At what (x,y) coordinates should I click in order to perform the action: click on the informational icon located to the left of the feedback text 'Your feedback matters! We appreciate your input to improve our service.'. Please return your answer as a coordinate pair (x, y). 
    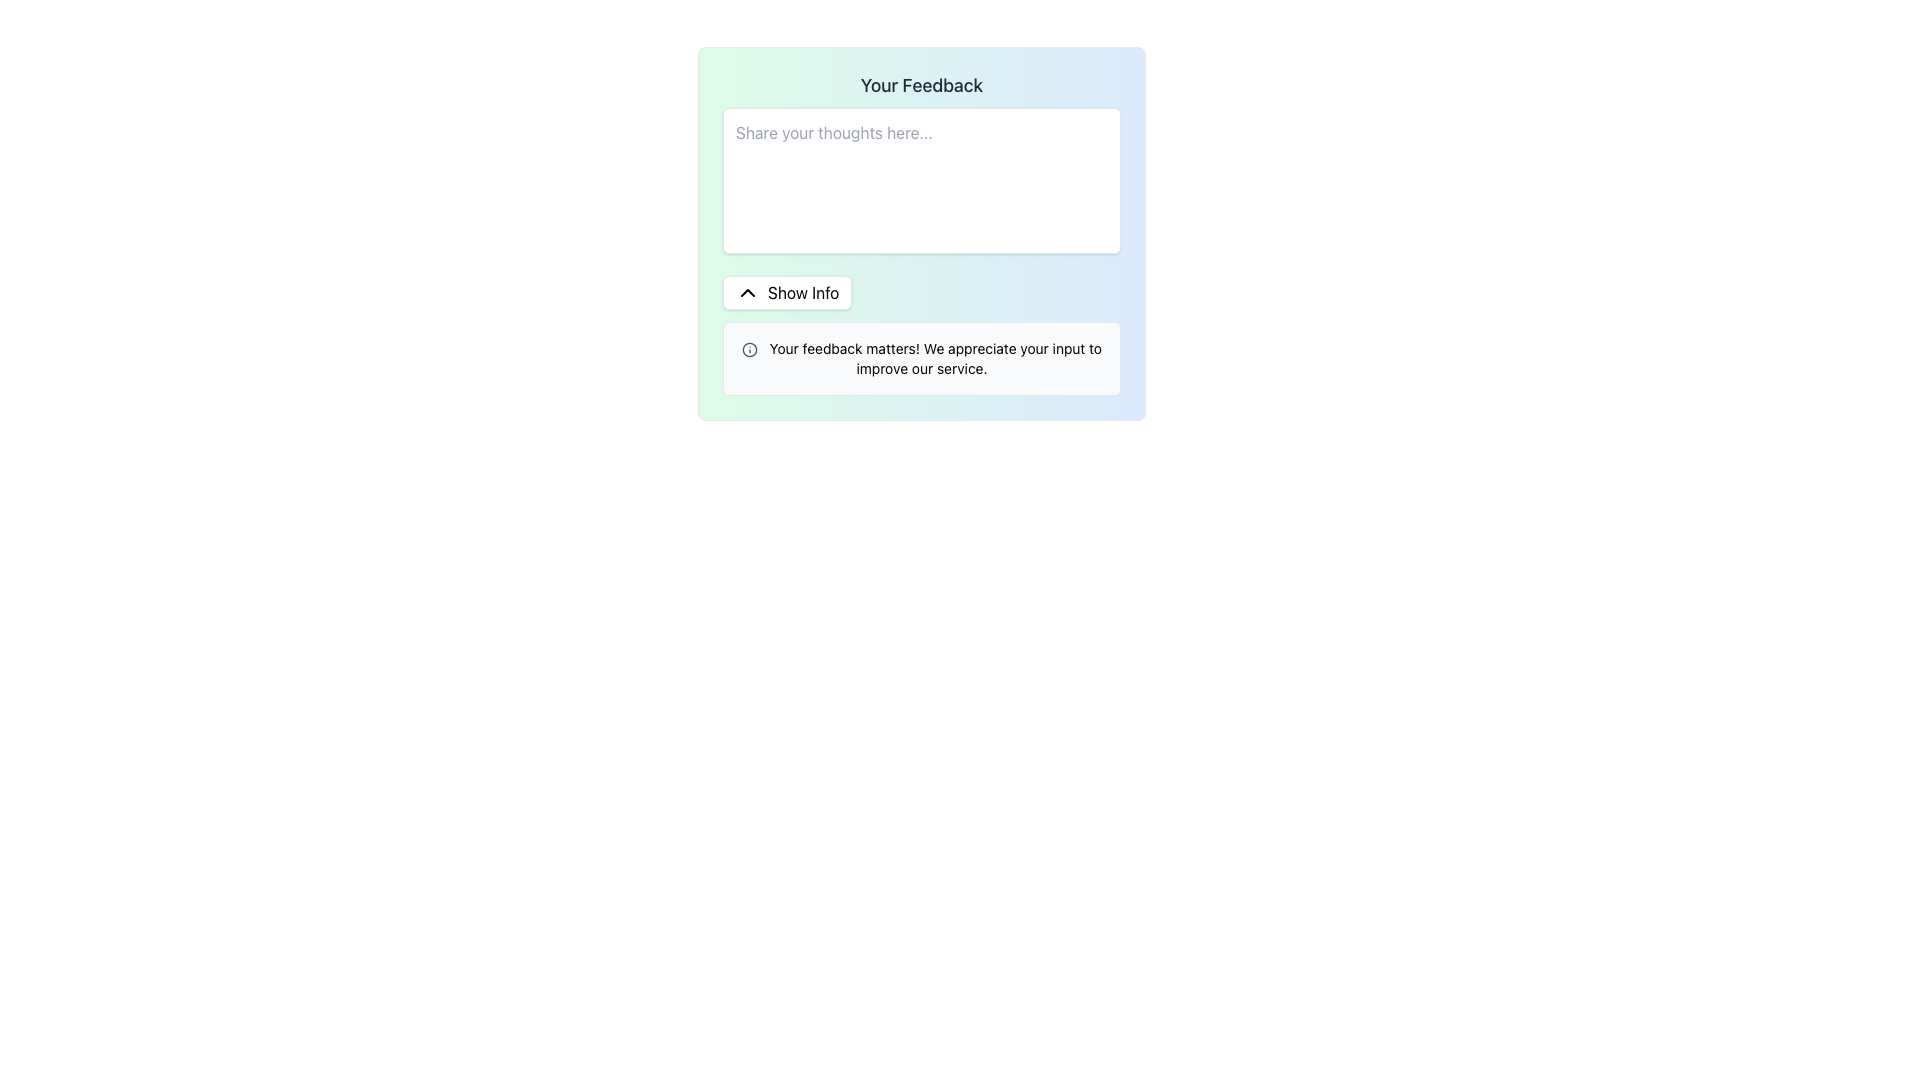
    Looking at the image, I should click on (748, 349).